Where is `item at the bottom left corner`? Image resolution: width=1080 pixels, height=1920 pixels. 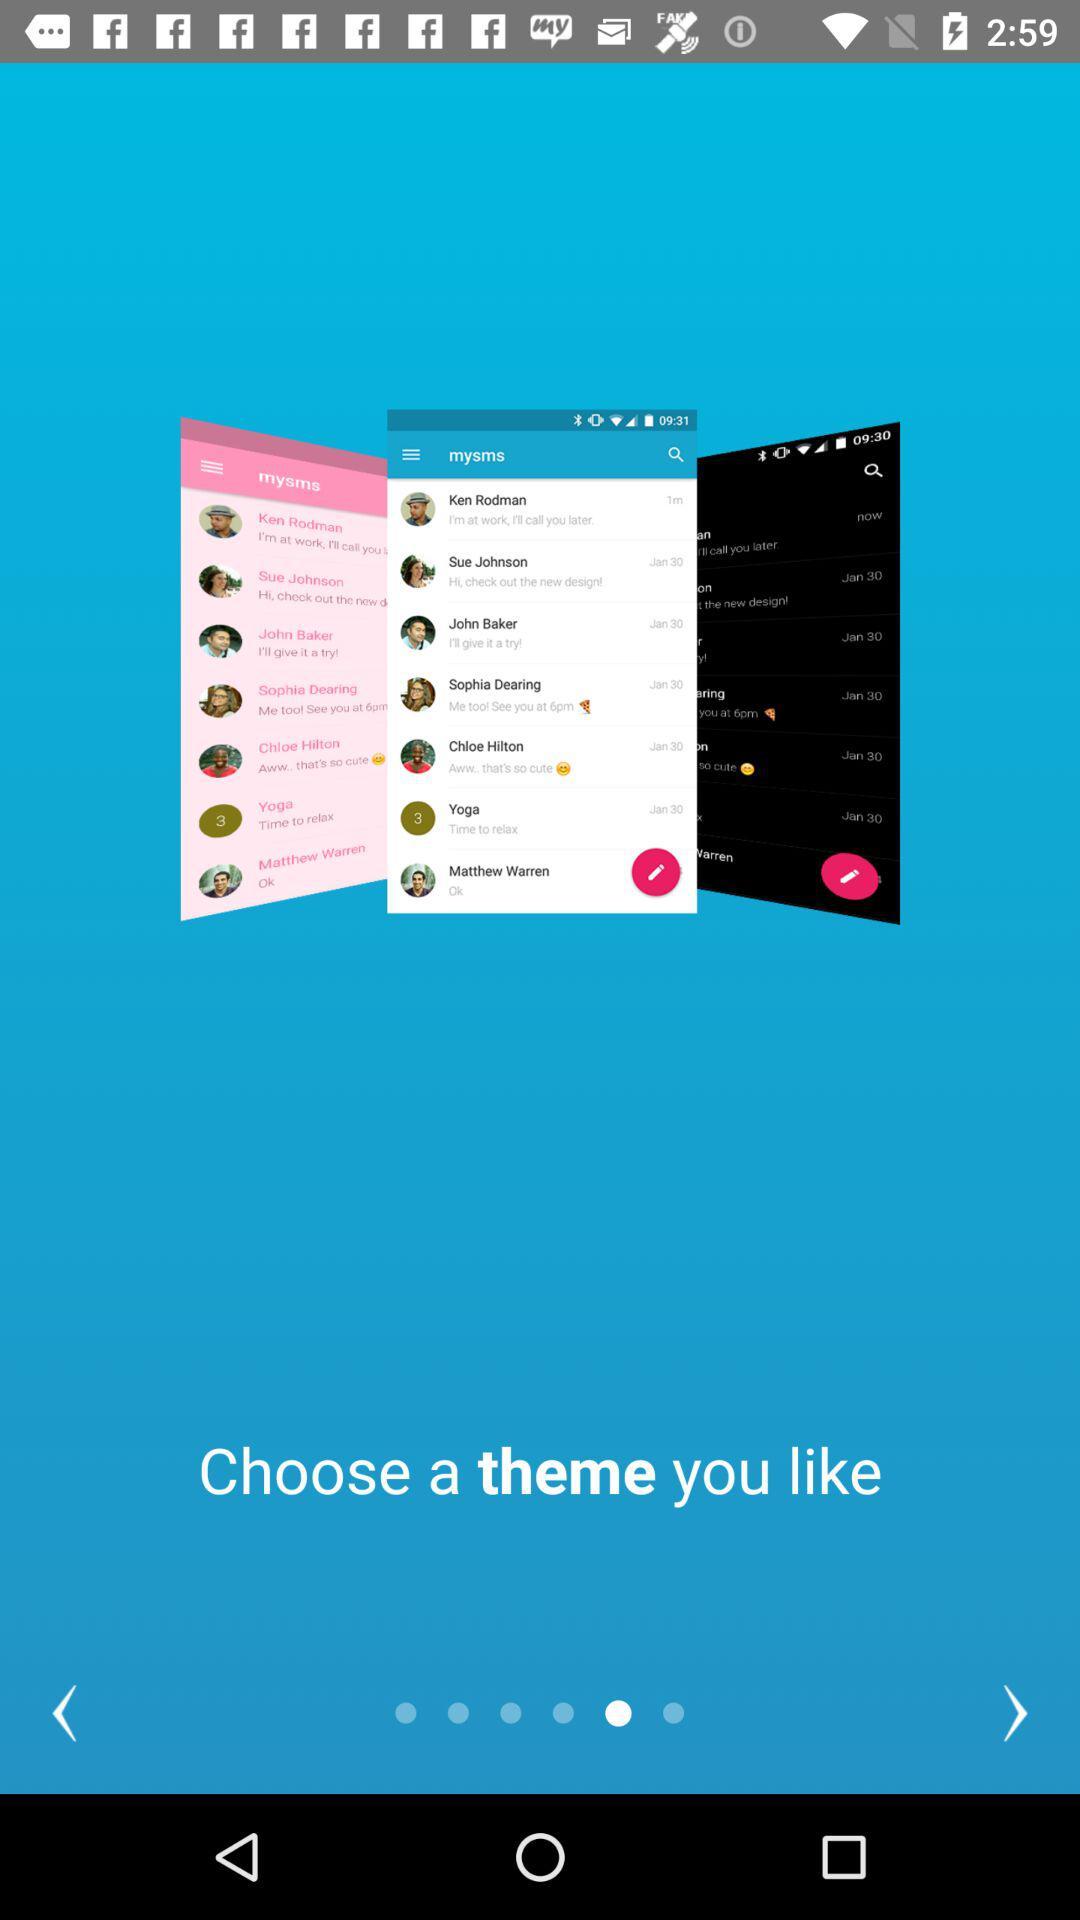
item at the bottom left corner is located at coordinates (63, 1712).